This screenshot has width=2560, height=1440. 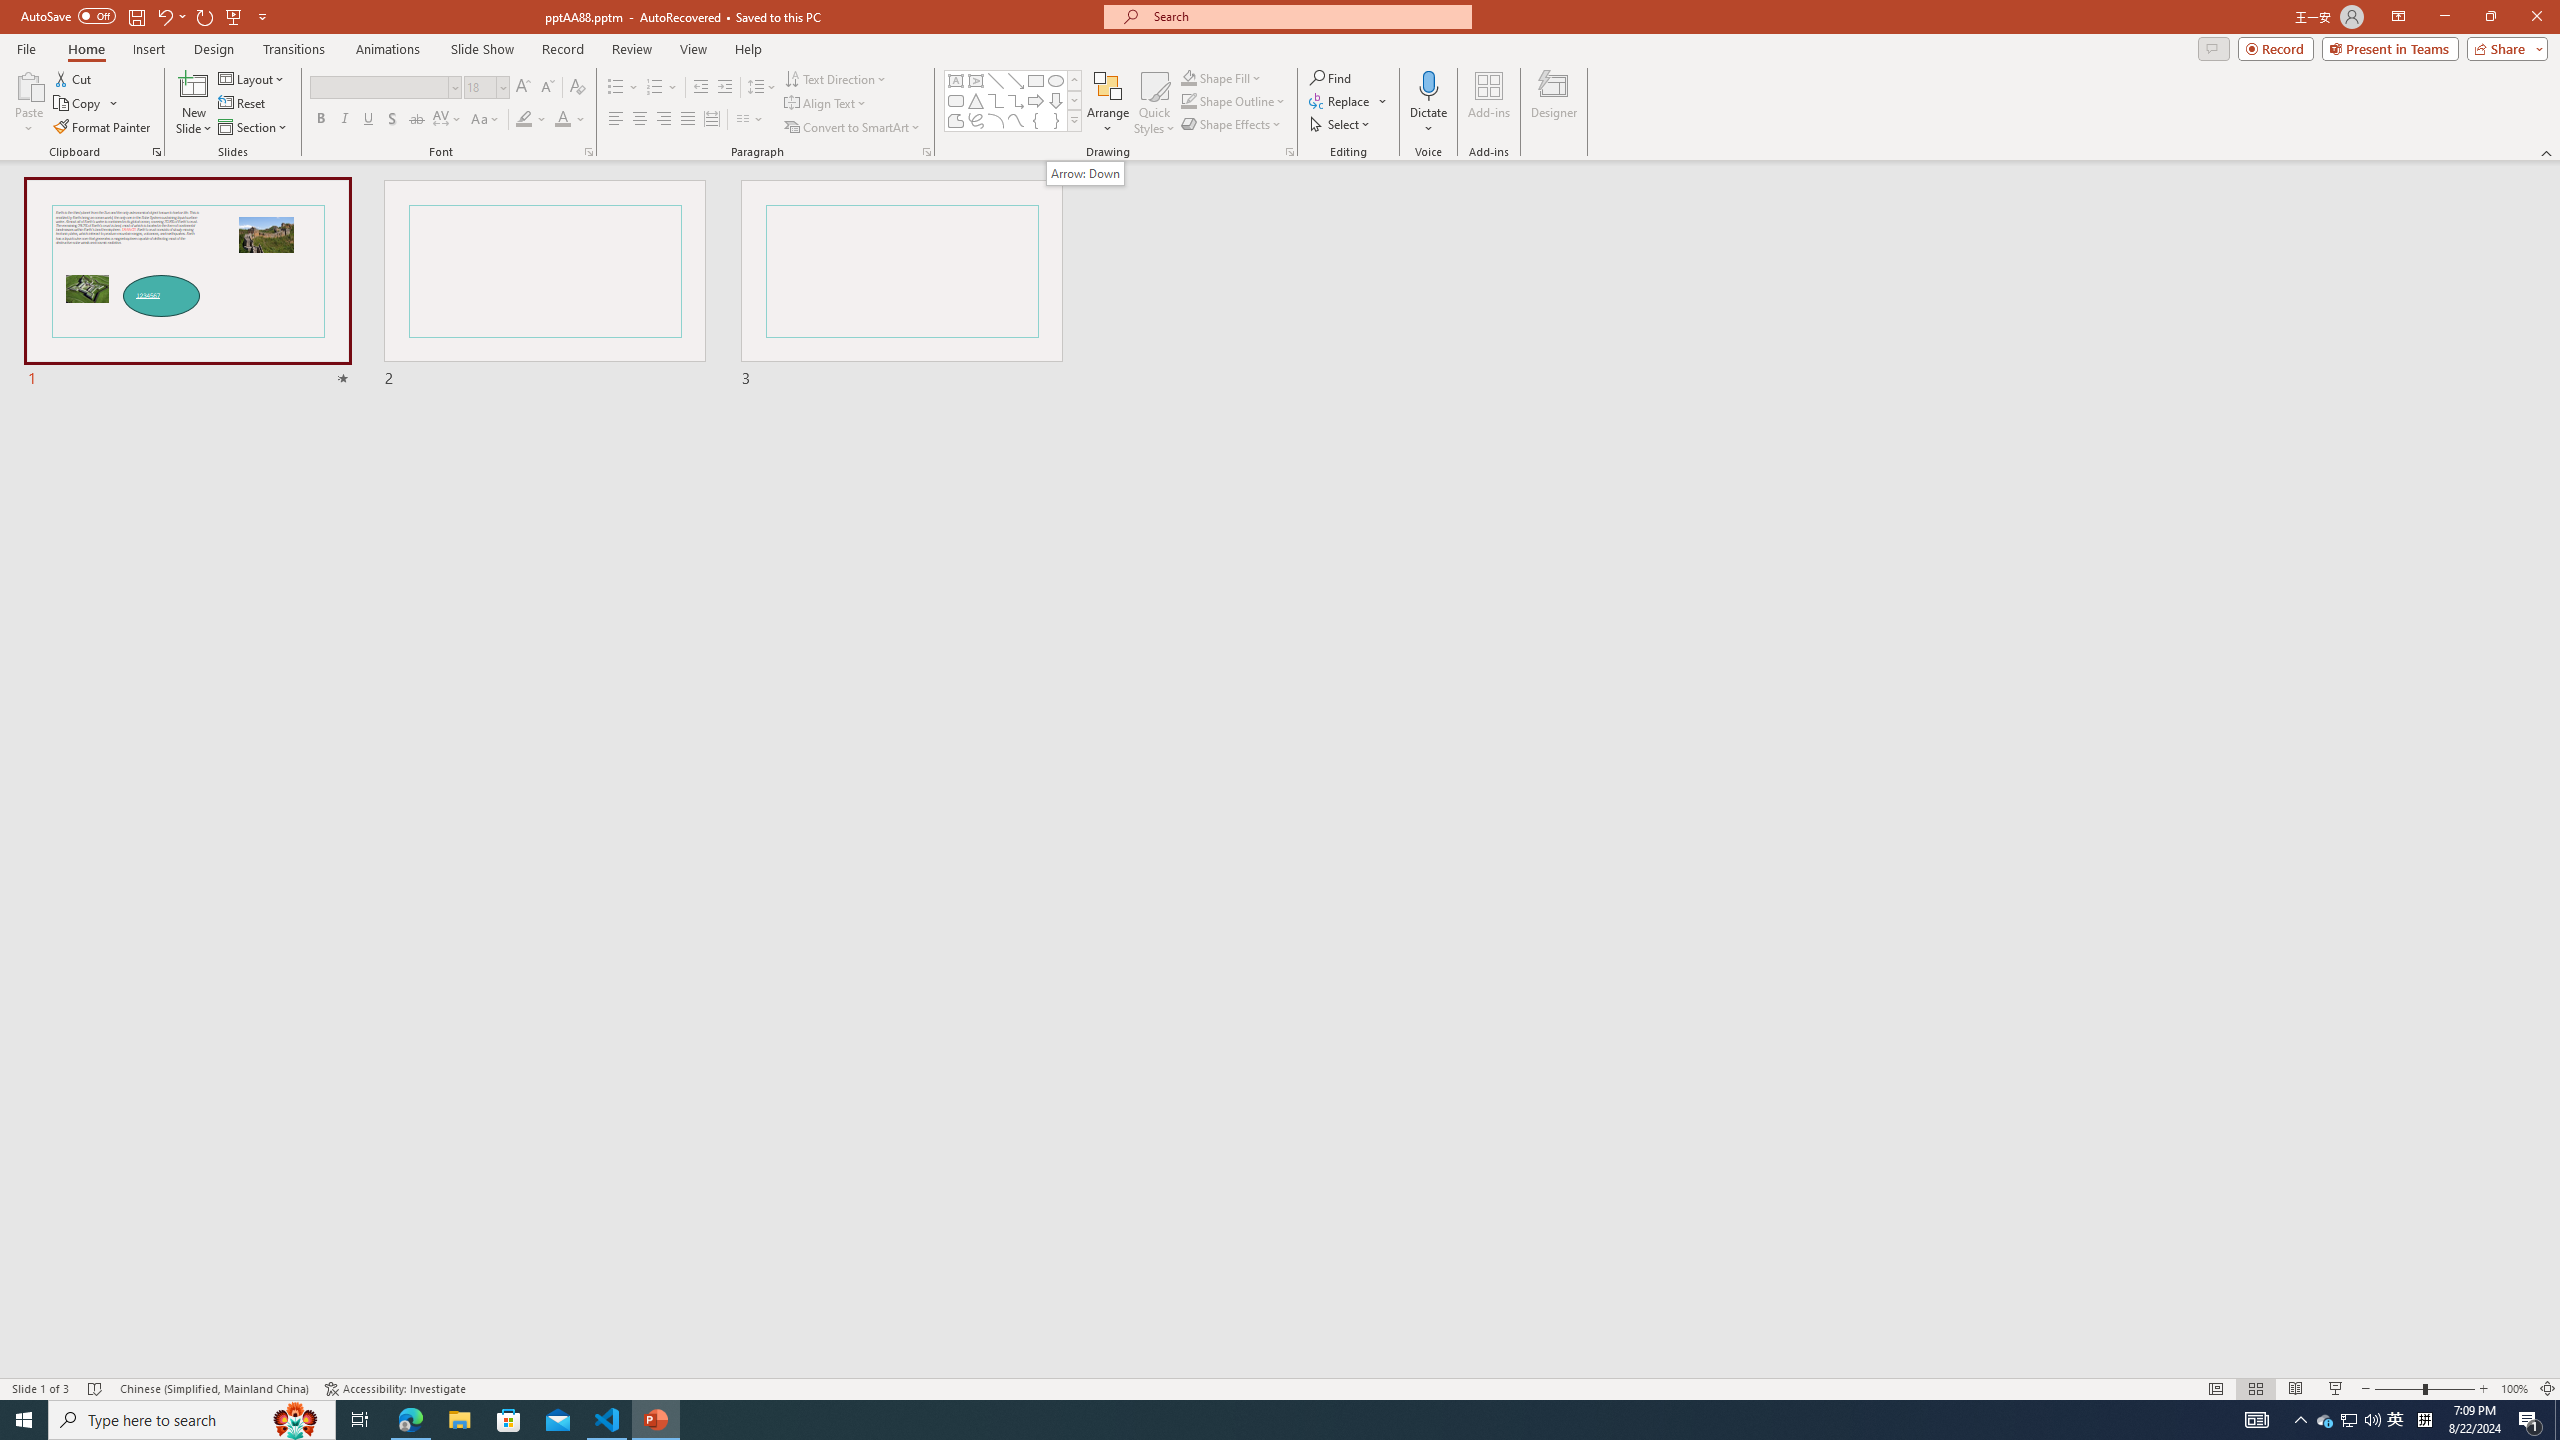 What do you see at coordinates (1035, 119) in the screenshot?
I see `'Left Brace'` at bounding box center [1035, 119].